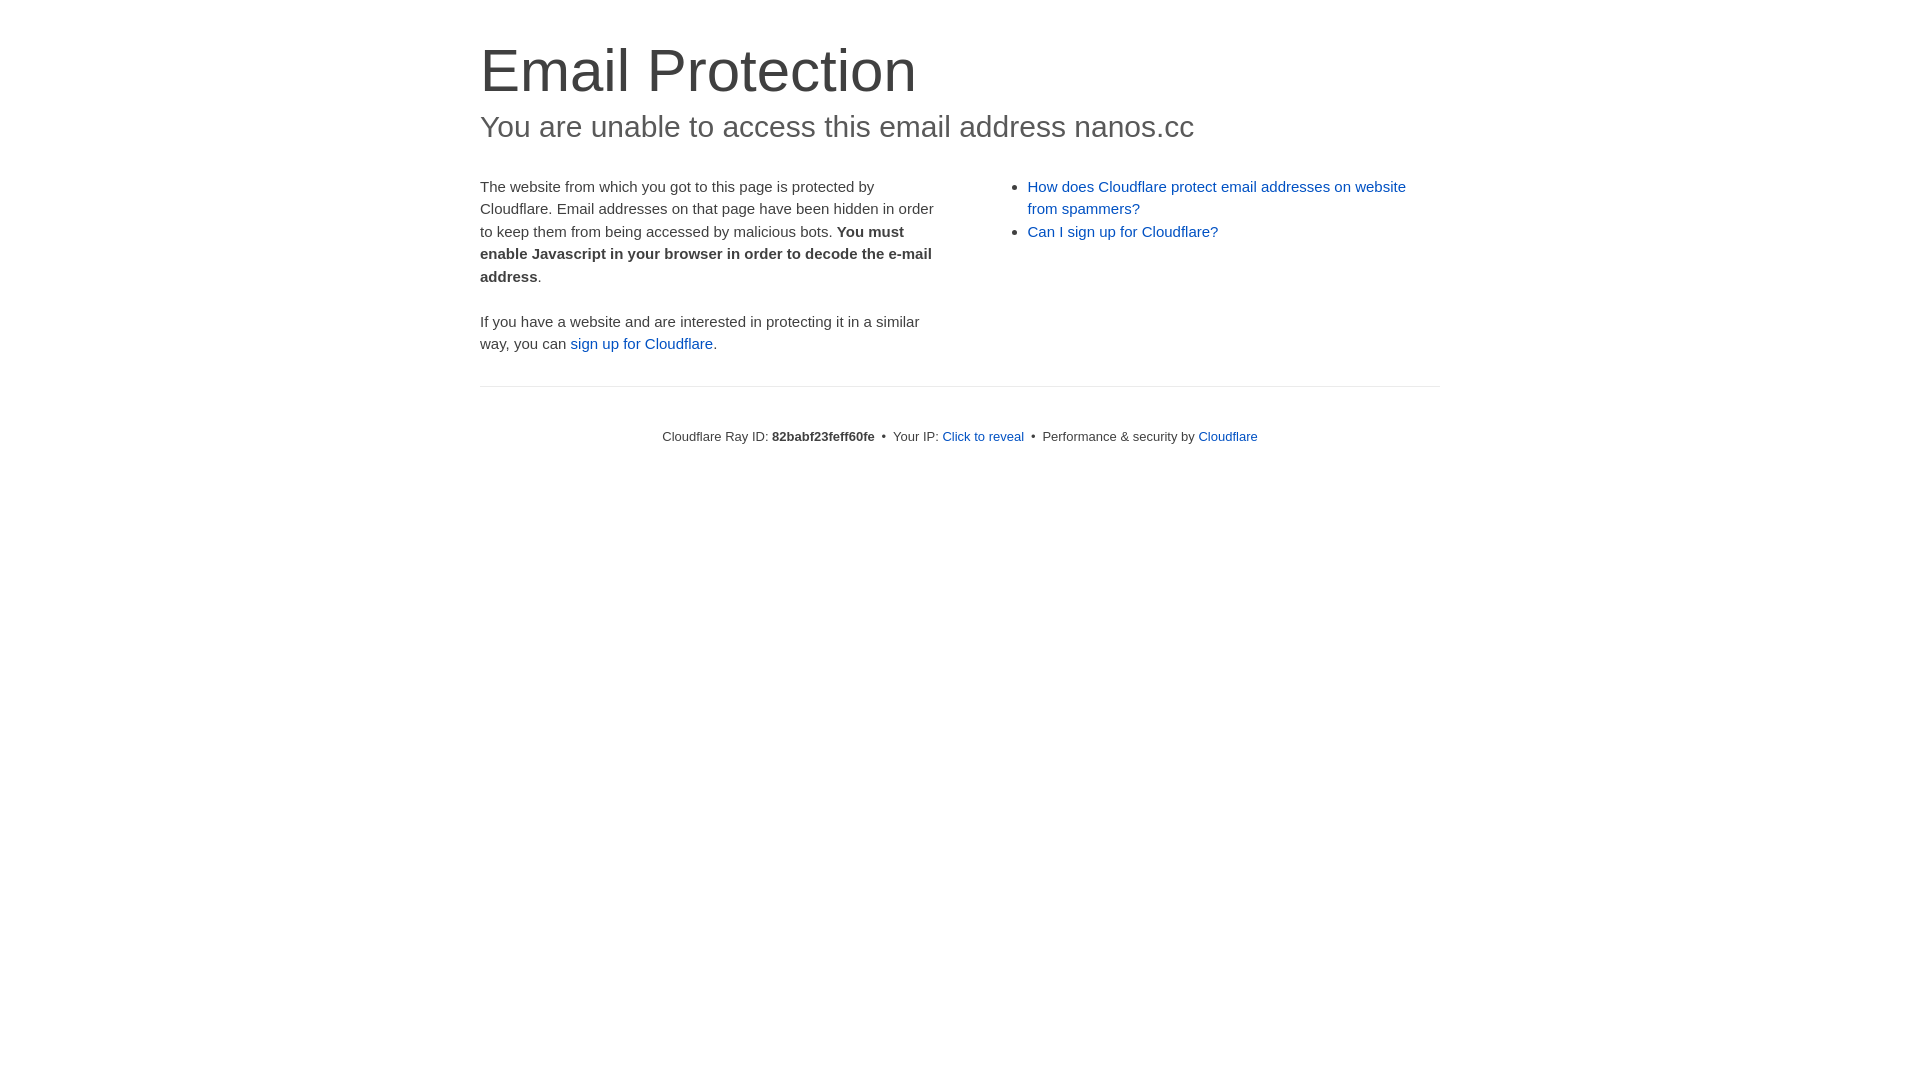  What do you see at coordinates (642, 342) in the screenshot?
I see `'sign up for Cloudflare'` at bounding box center [642, 342].